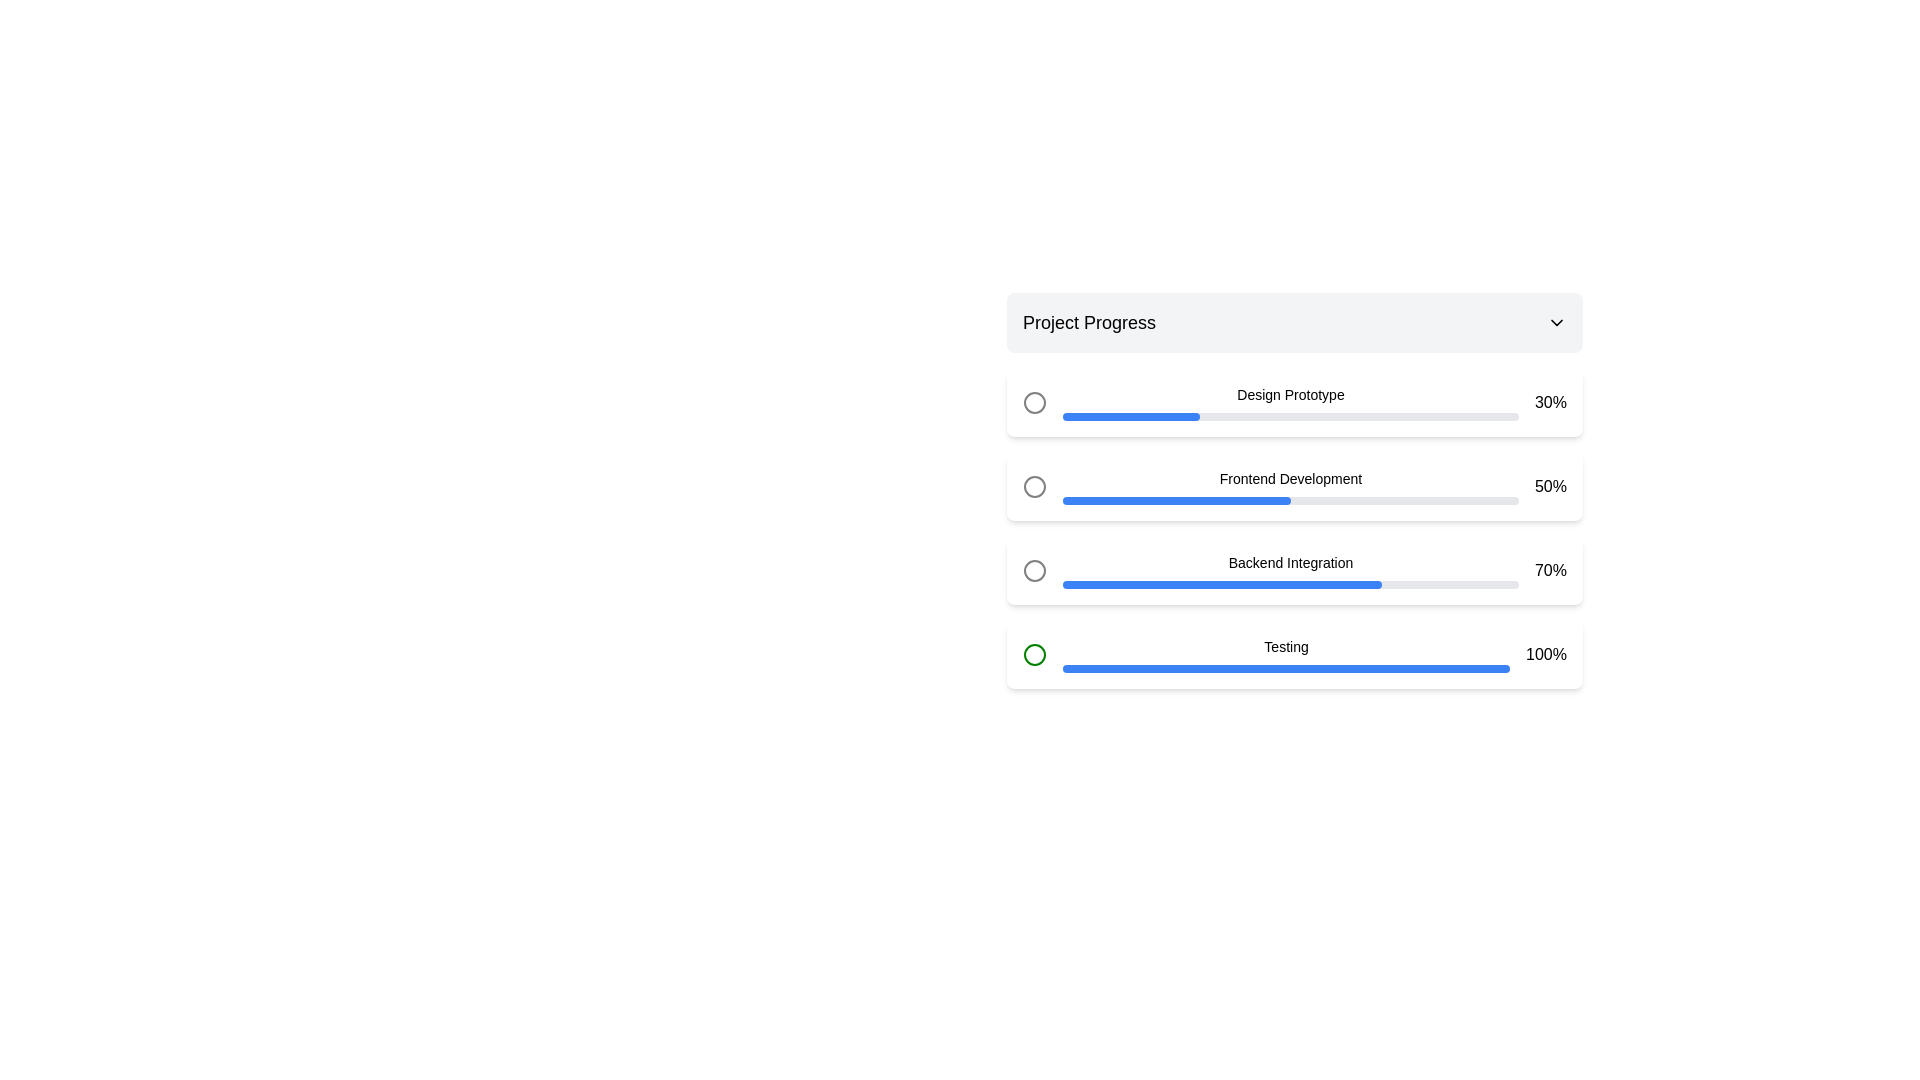  I want to click on the 'Testing' text label that provides context for the associated progress bar in the 'Project Progress' section, so click(1286, 647).